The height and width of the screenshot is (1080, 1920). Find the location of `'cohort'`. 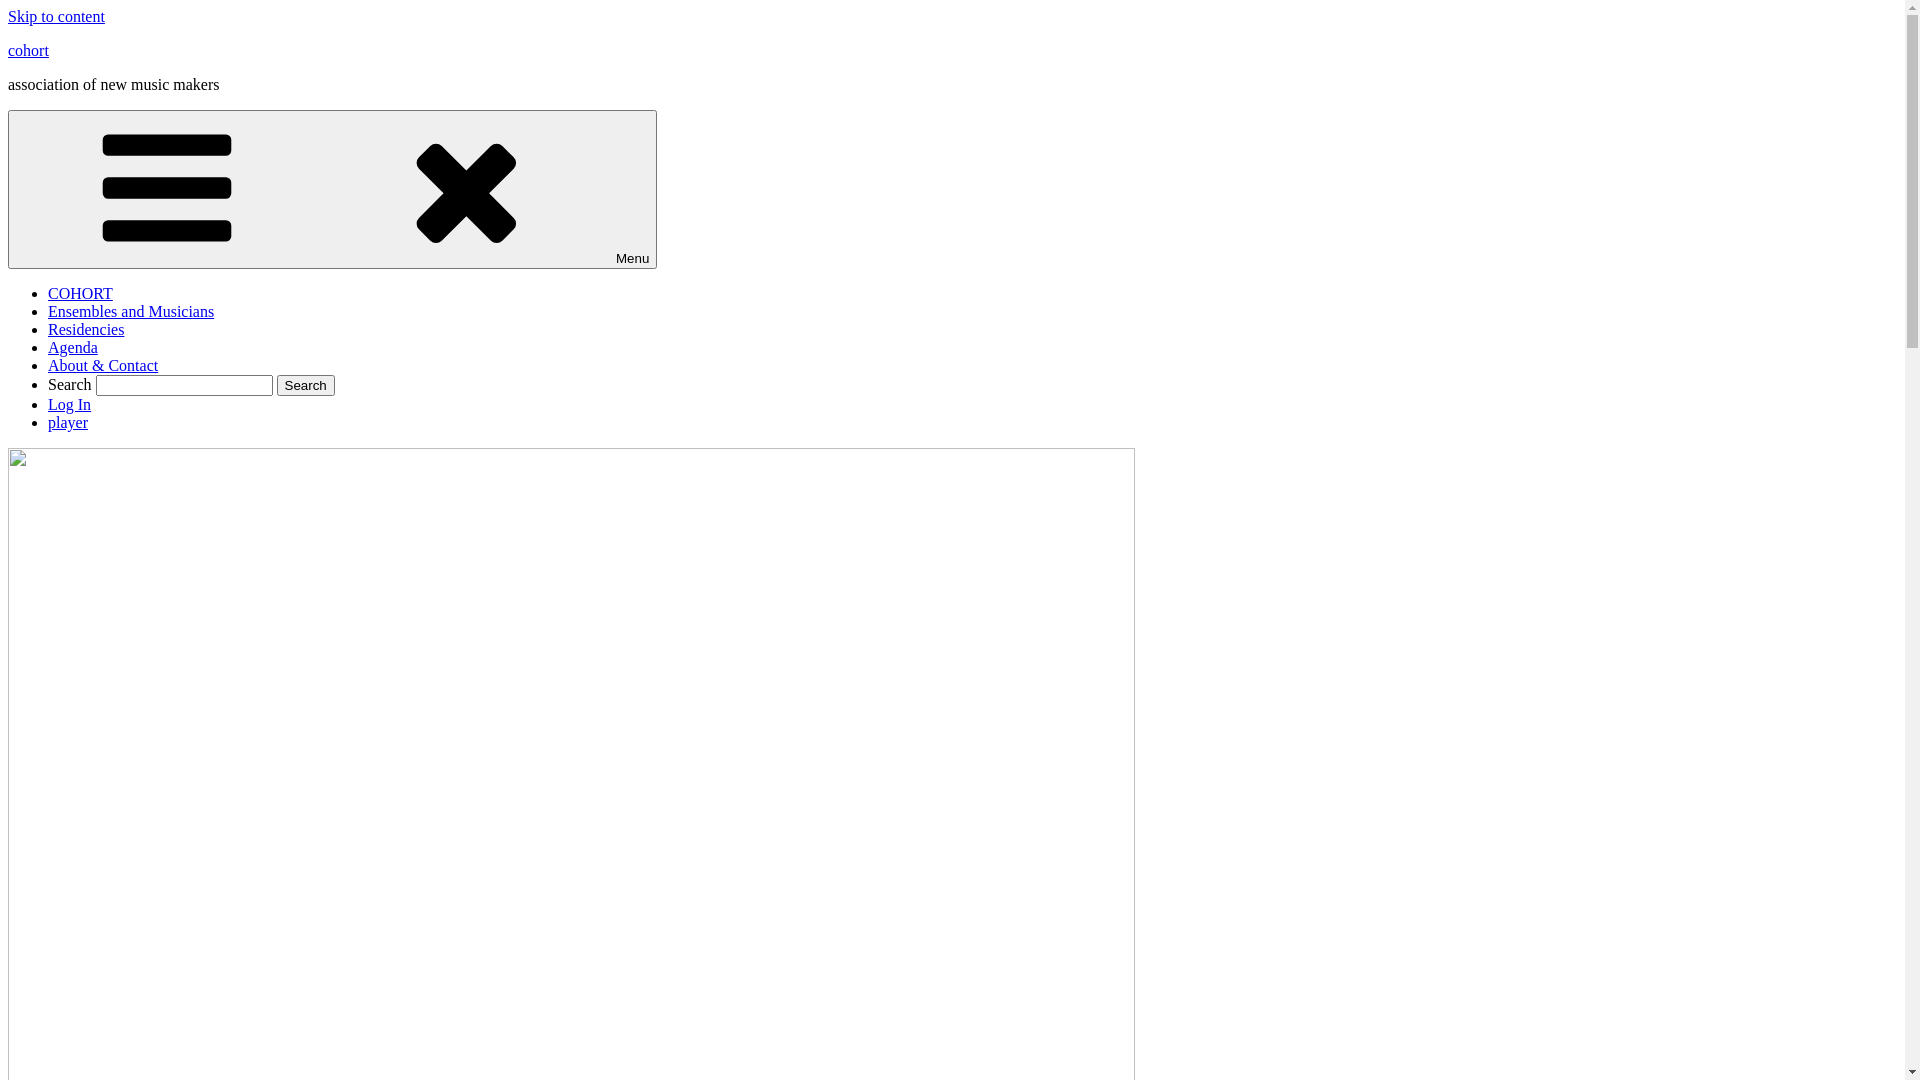

'cohort' is located at coordinates (28, 49).